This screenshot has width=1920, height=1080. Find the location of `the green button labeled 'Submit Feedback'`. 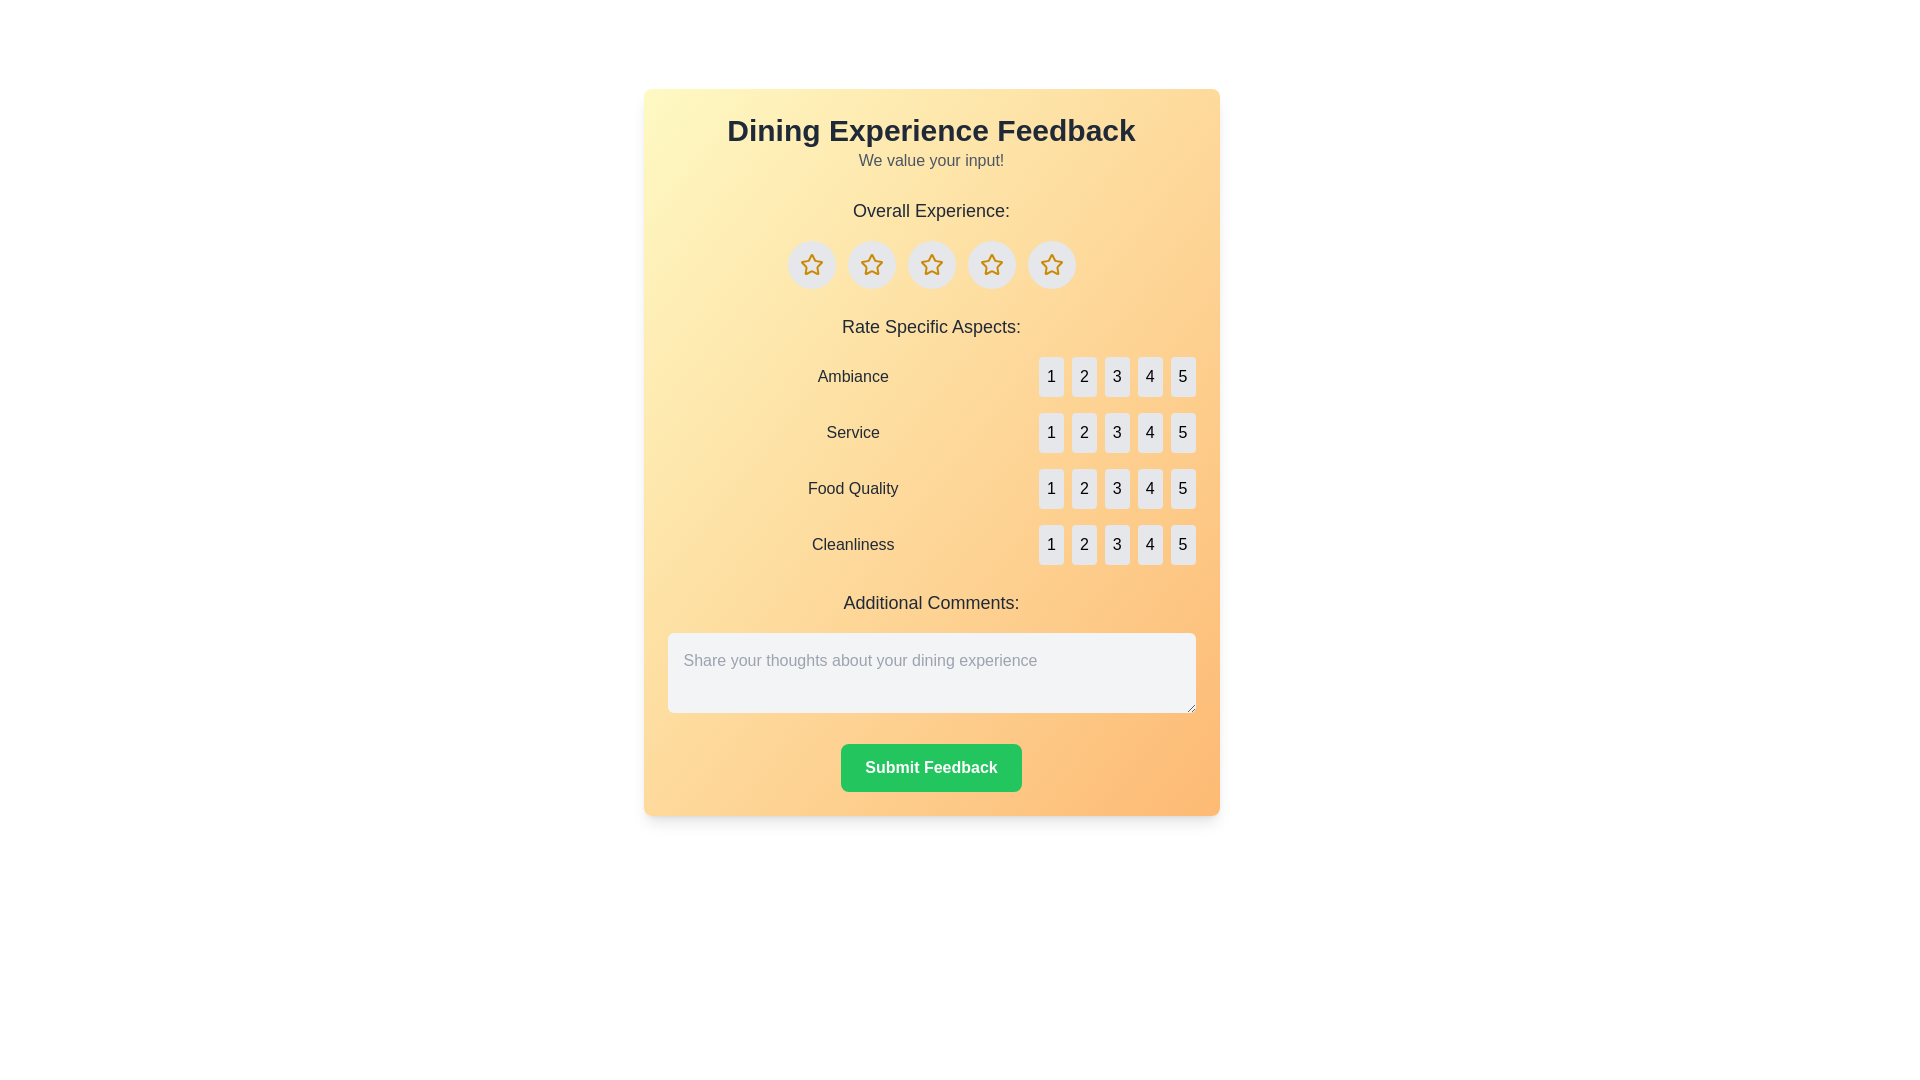

the green button labeled 'Submit Feedback' is located at coordinates (930, 766).